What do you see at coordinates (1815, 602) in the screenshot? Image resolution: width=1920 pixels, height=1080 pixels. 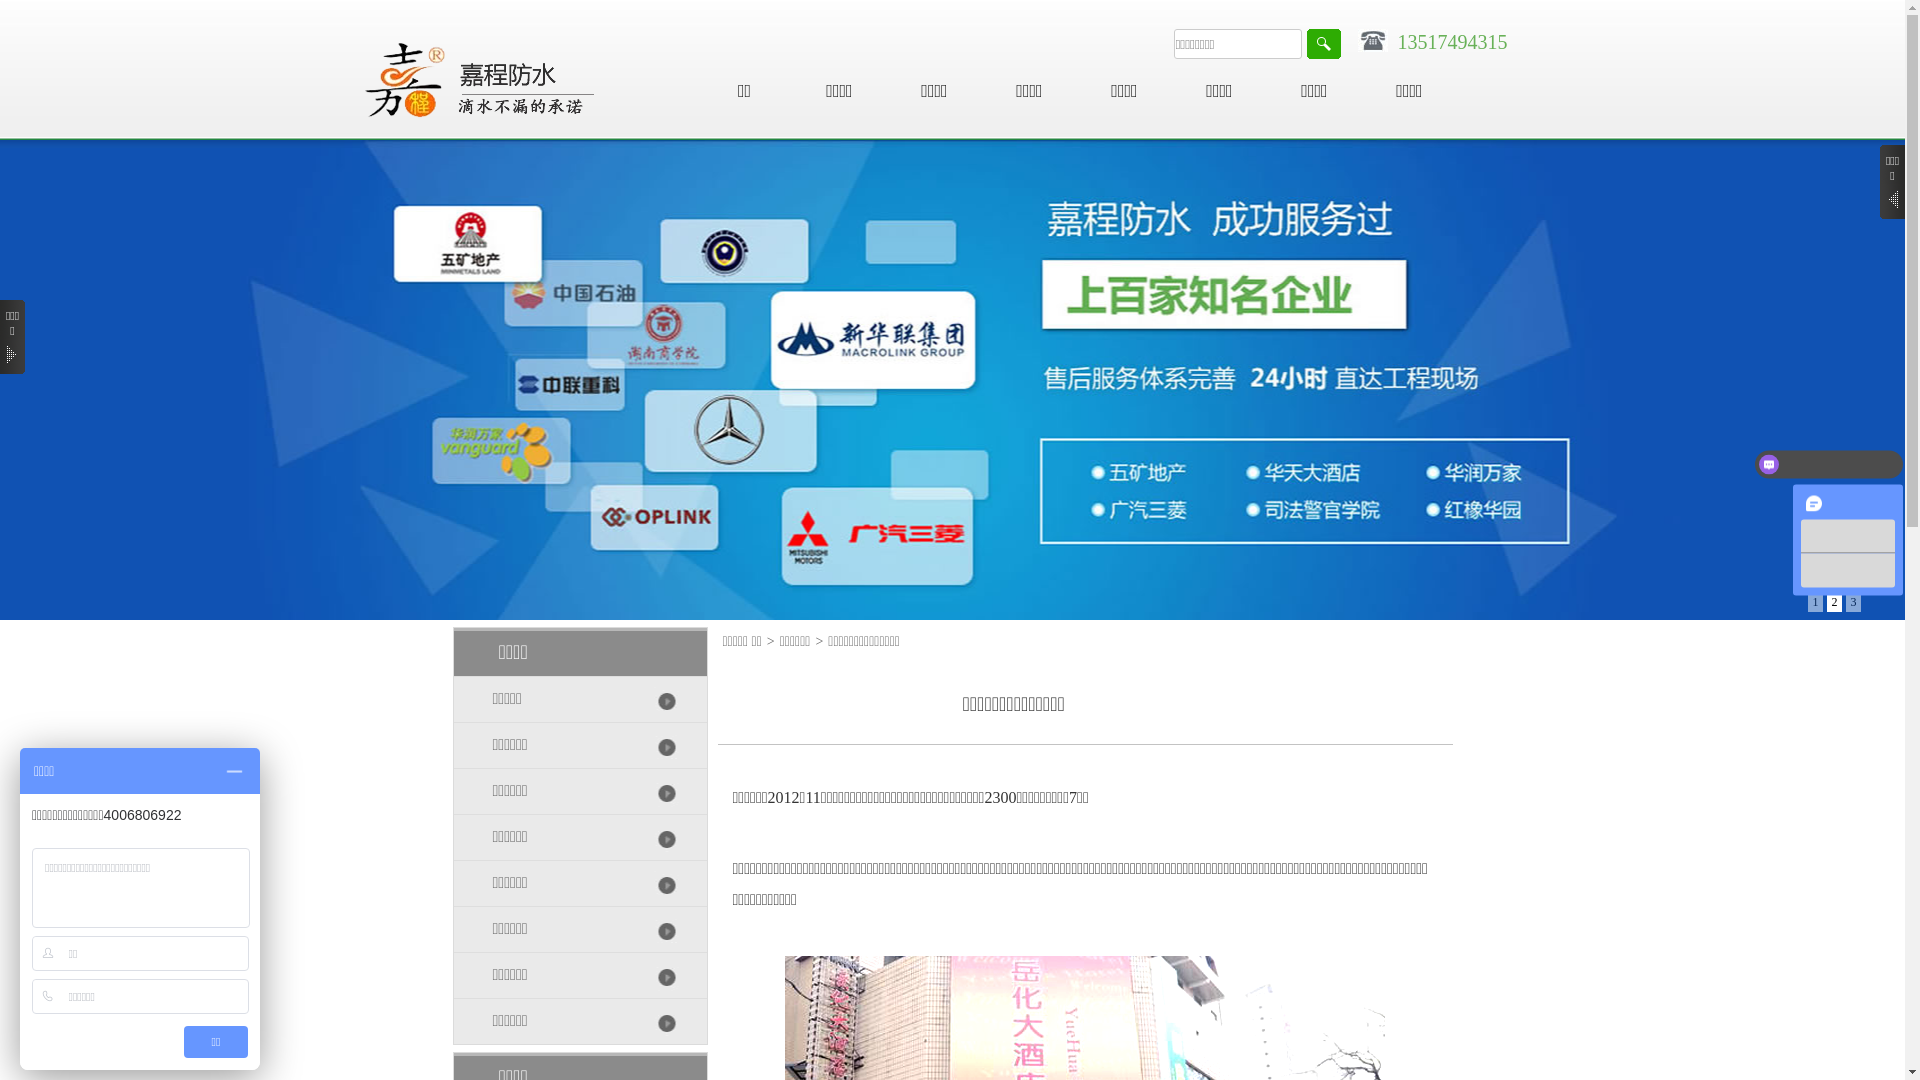 I see `'1'` at bounding box center [1815, 602].